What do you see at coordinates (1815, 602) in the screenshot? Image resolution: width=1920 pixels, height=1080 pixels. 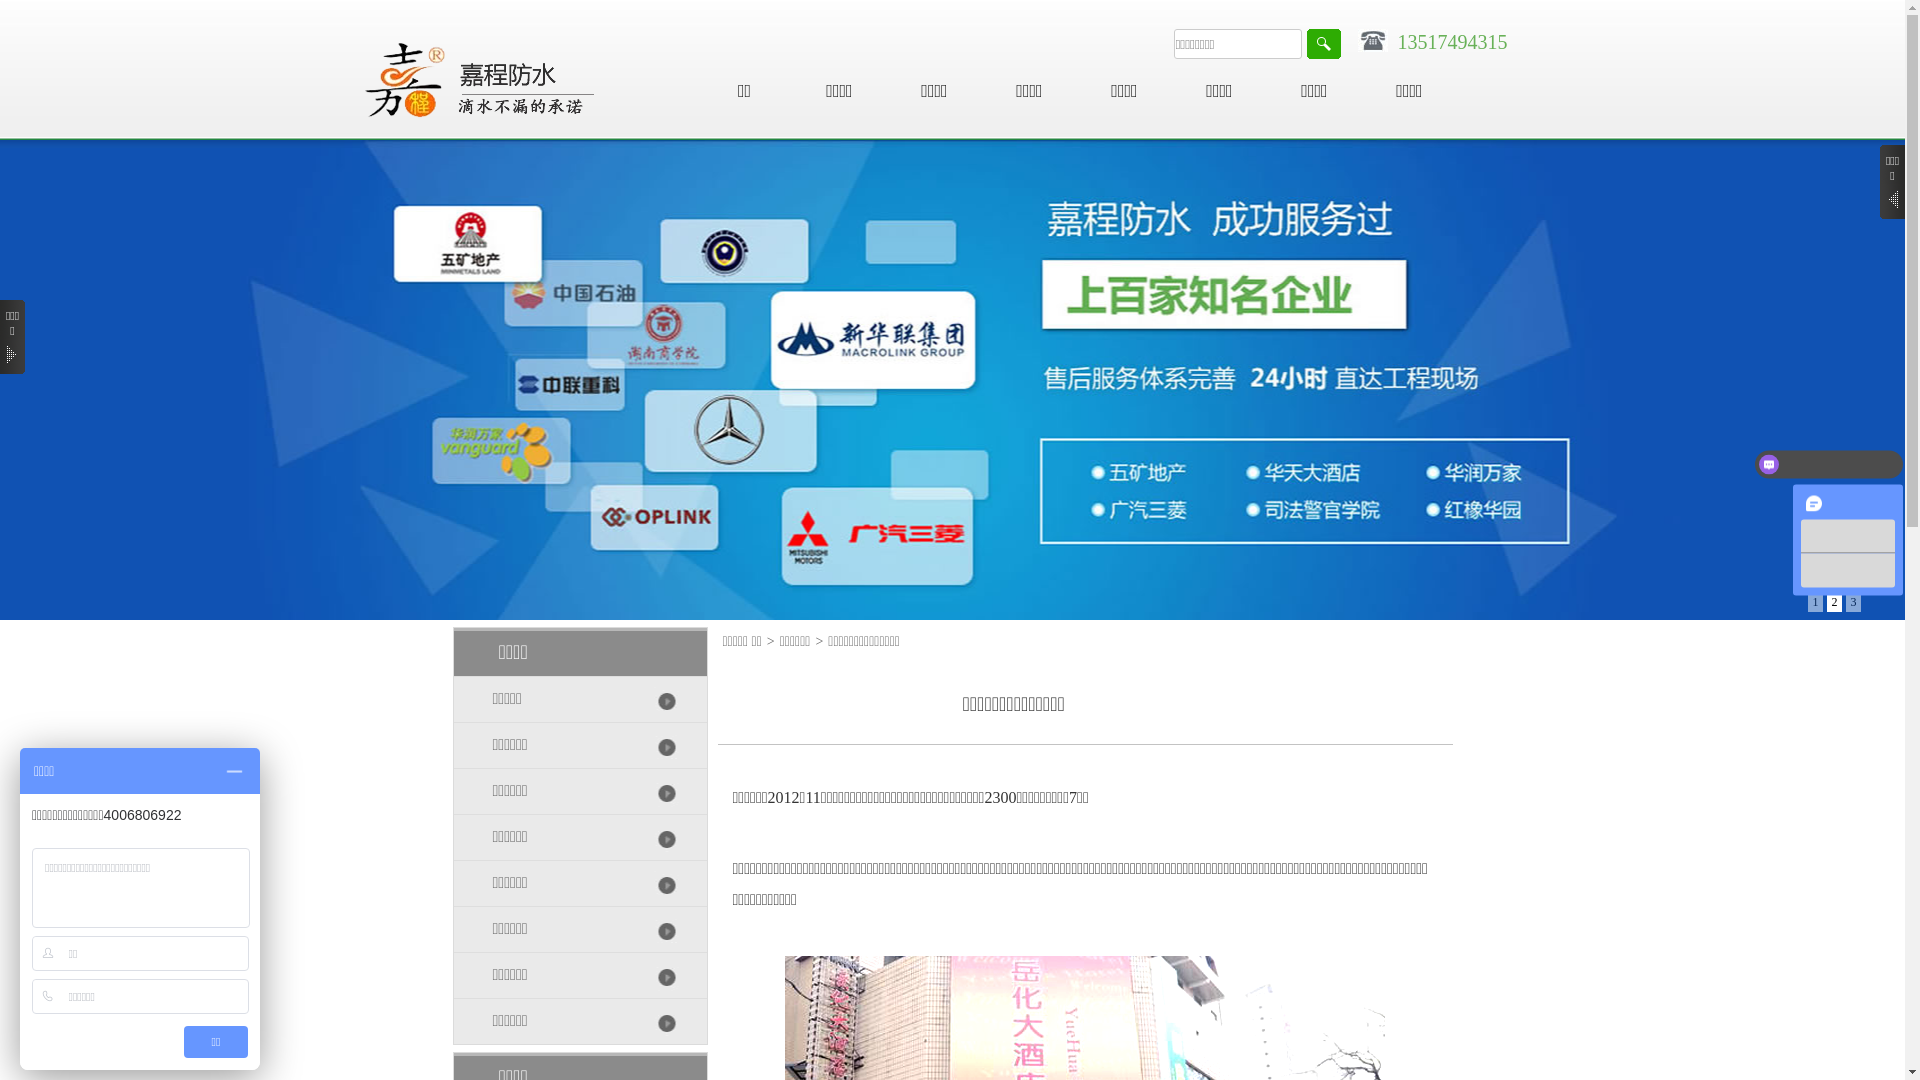 I see `'1'` at bounding box center [1815, 602].